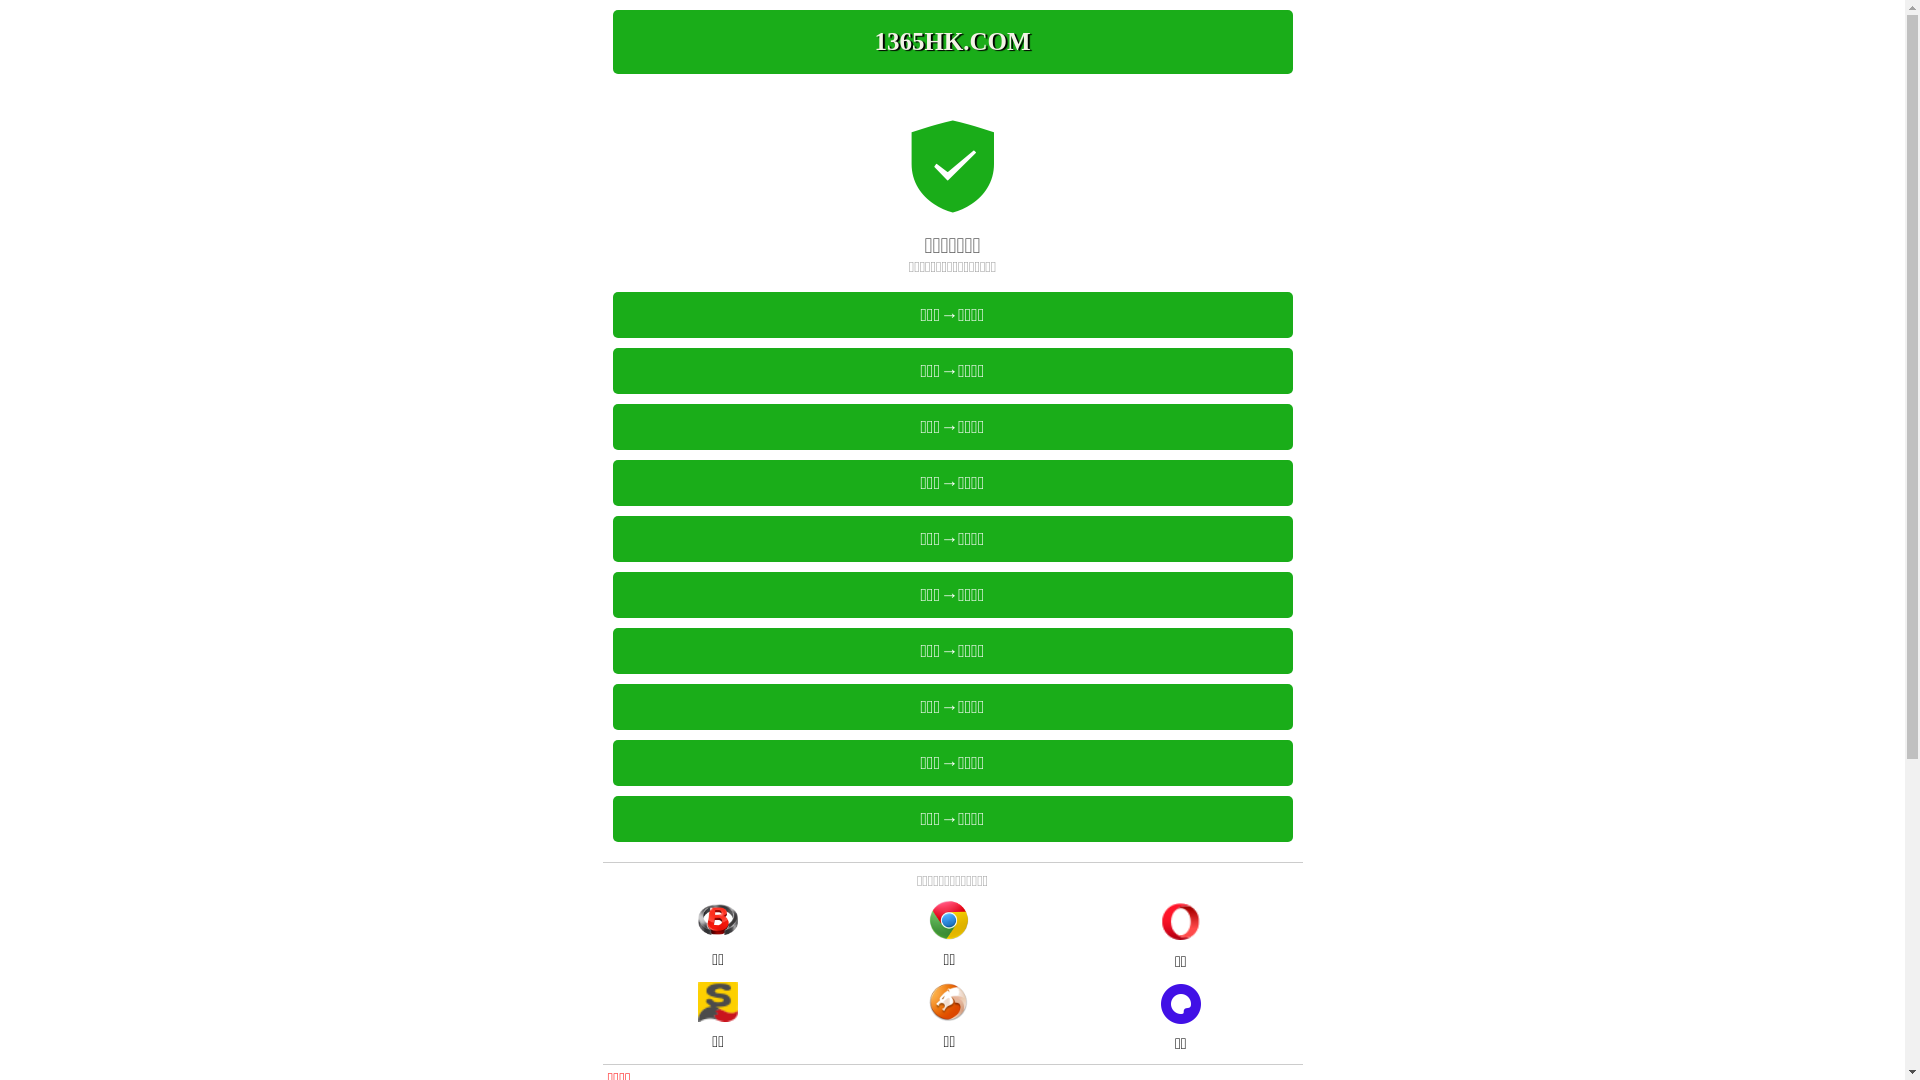 The width and height of the screenshot is (1920, 1080). I want to click on '1364HK.COM', so click(950, 42).